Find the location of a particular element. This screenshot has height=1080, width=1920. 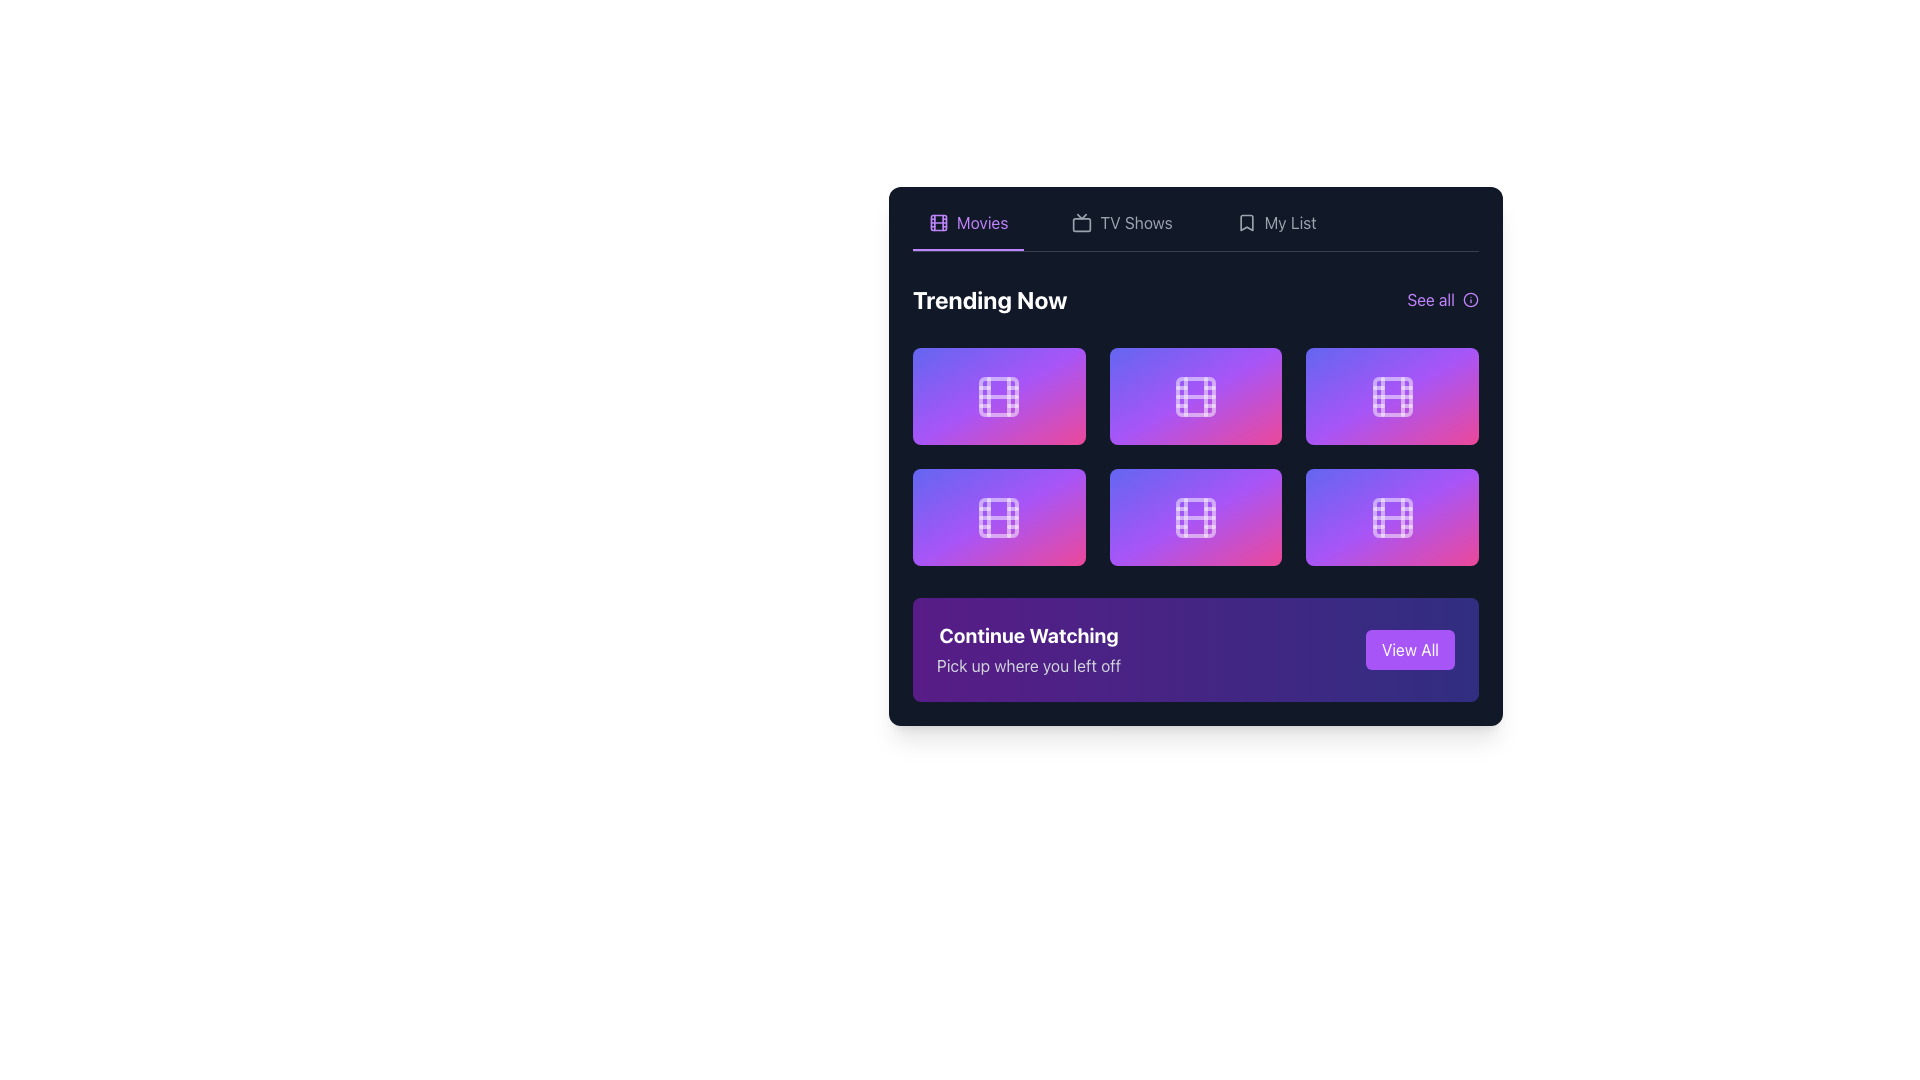

the first navigation tab labeled 'Movies' located at the top-left of the horizontal navigation bar is located at coordinates (968, 230).